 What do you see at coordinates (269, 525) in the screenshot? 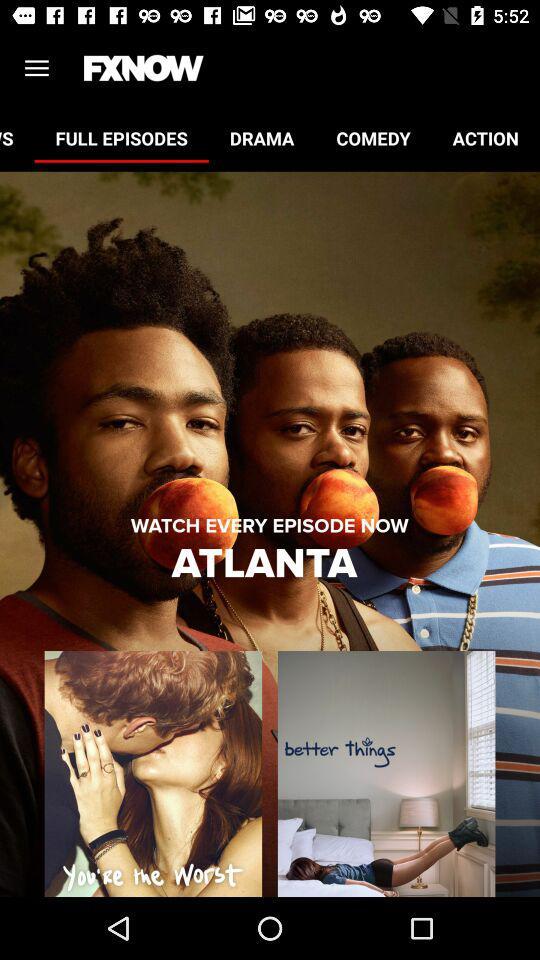
I see `the icon below full episodes` at bounding box center [269, 525].